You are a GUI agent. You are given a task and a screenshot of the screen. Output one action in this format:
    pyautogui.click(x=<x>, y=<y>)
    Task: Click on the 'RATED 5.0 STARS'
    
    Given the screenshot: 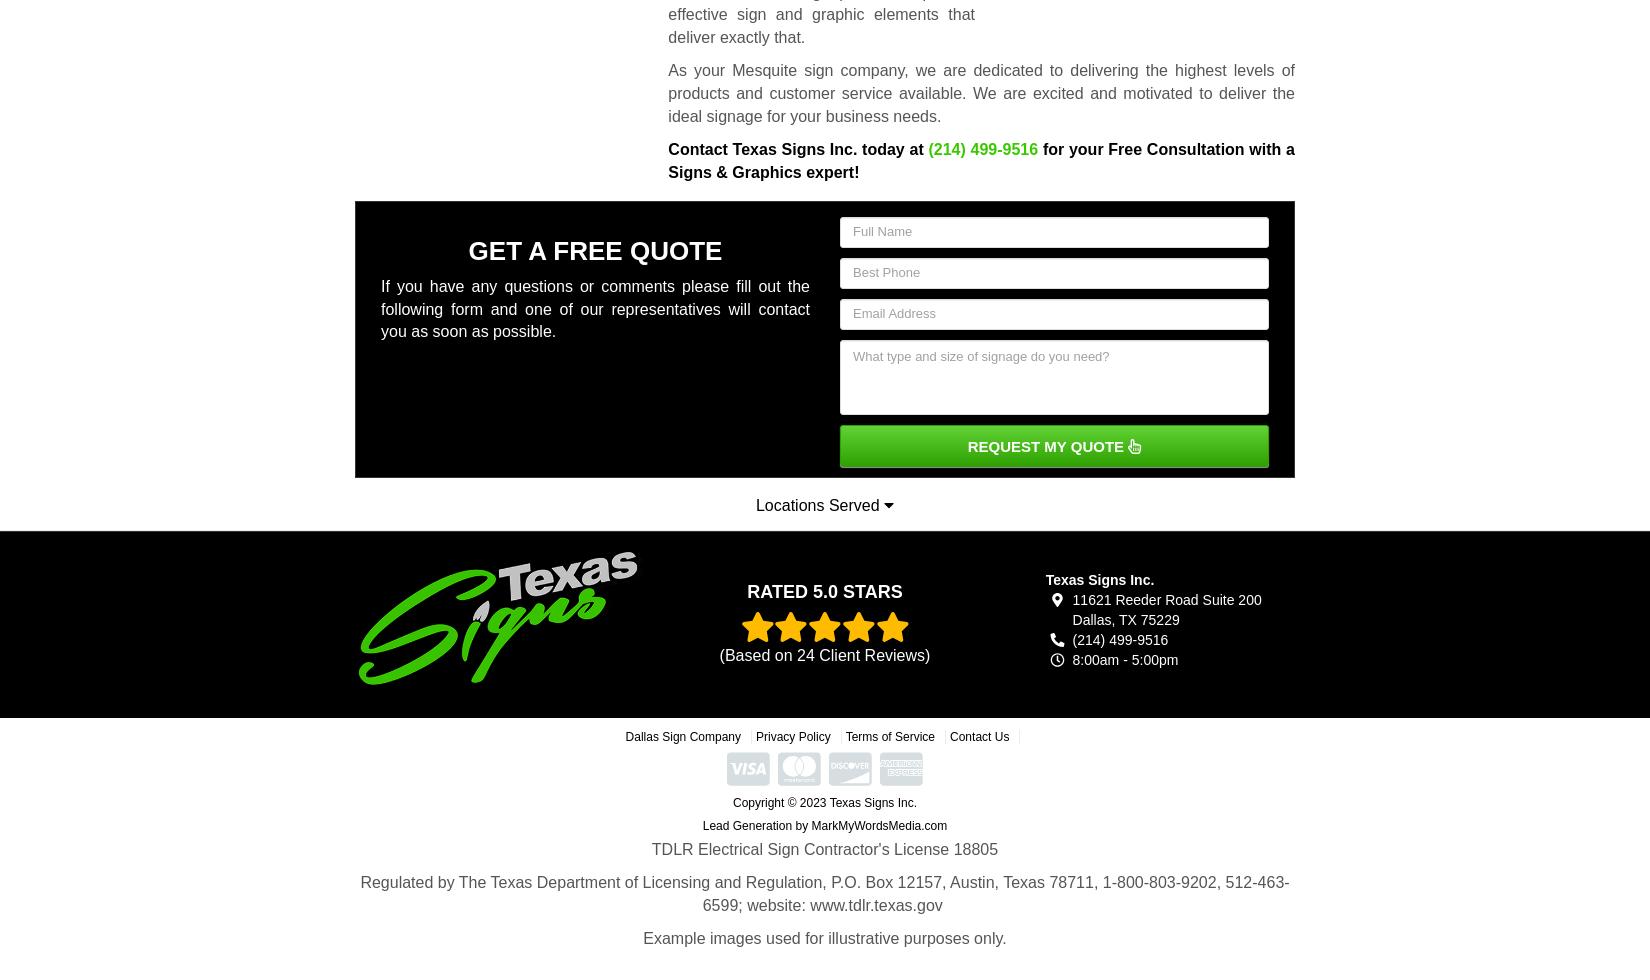 What is the action you would take?
    pyautogui.click(x=823, y=591)
    